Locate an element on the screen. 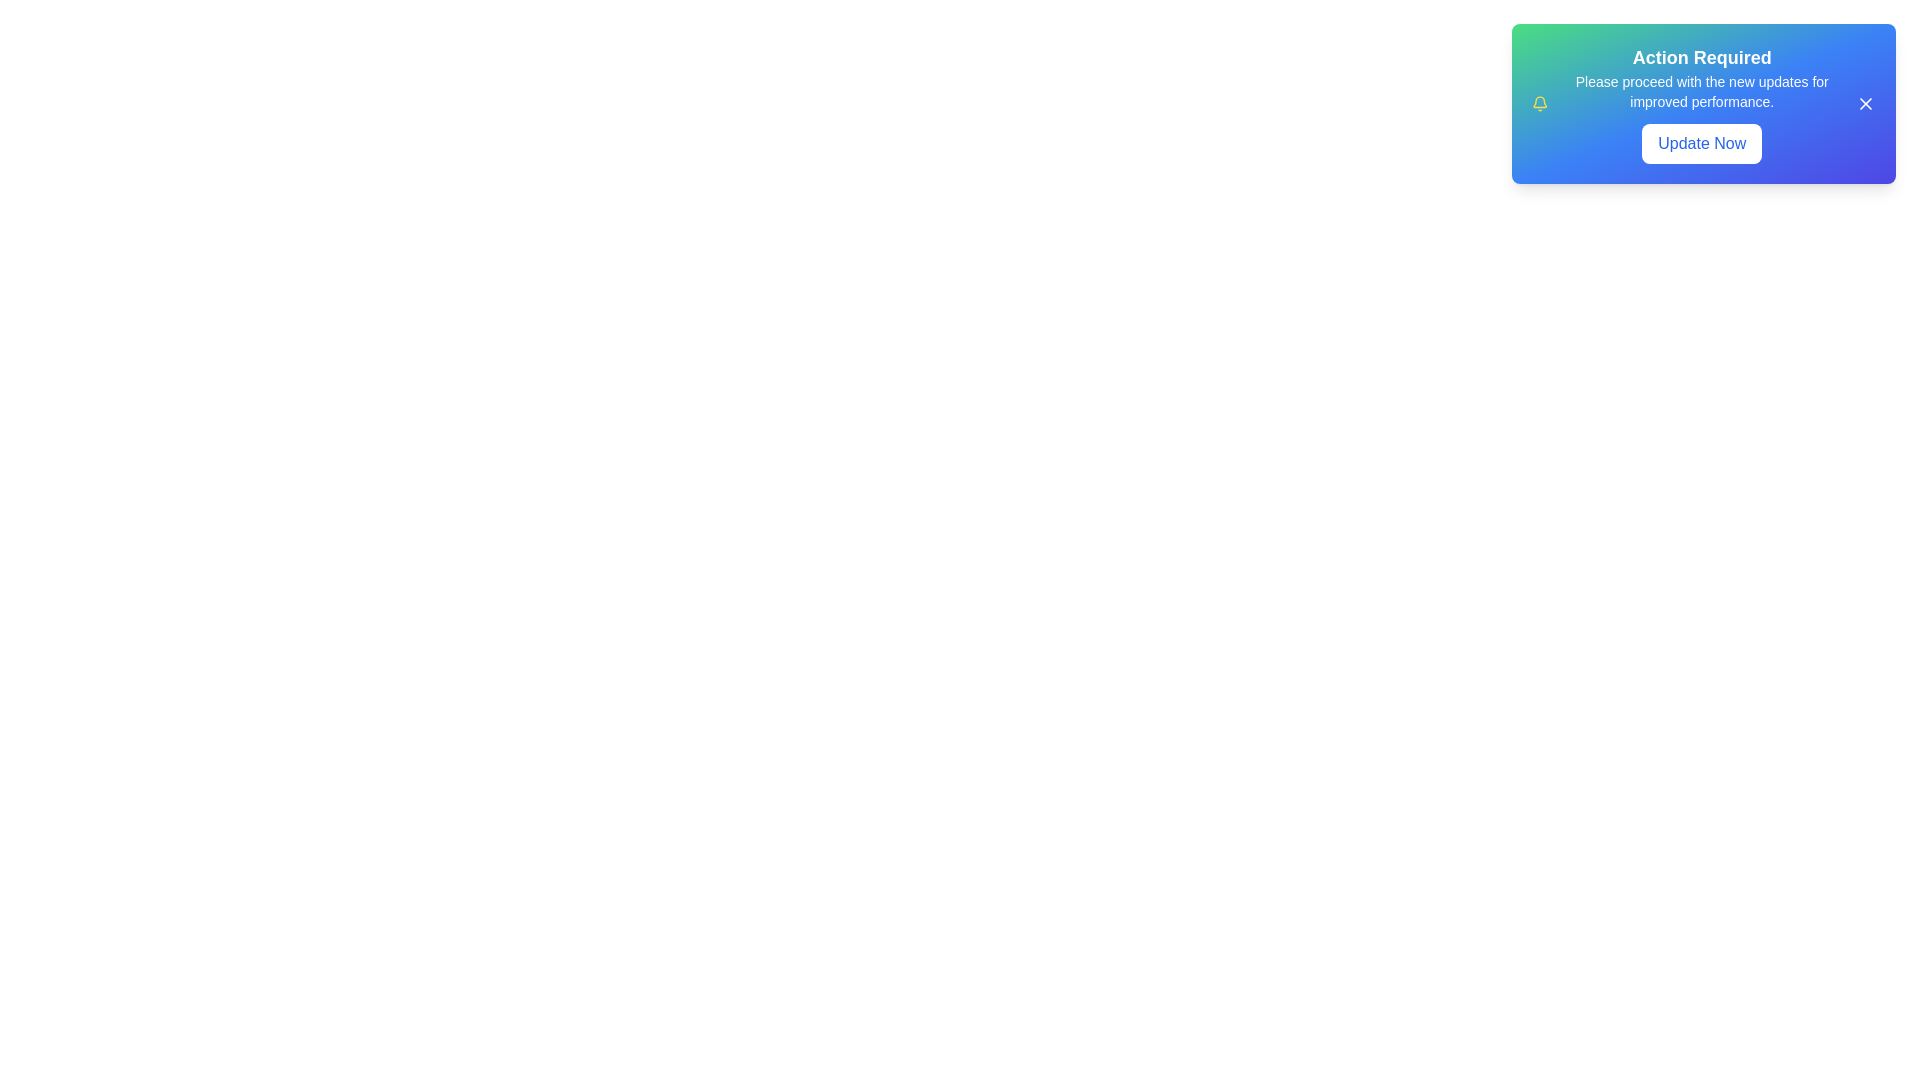  the bell icon by moving the cursor to its center is located at coordinates (1539, 104).